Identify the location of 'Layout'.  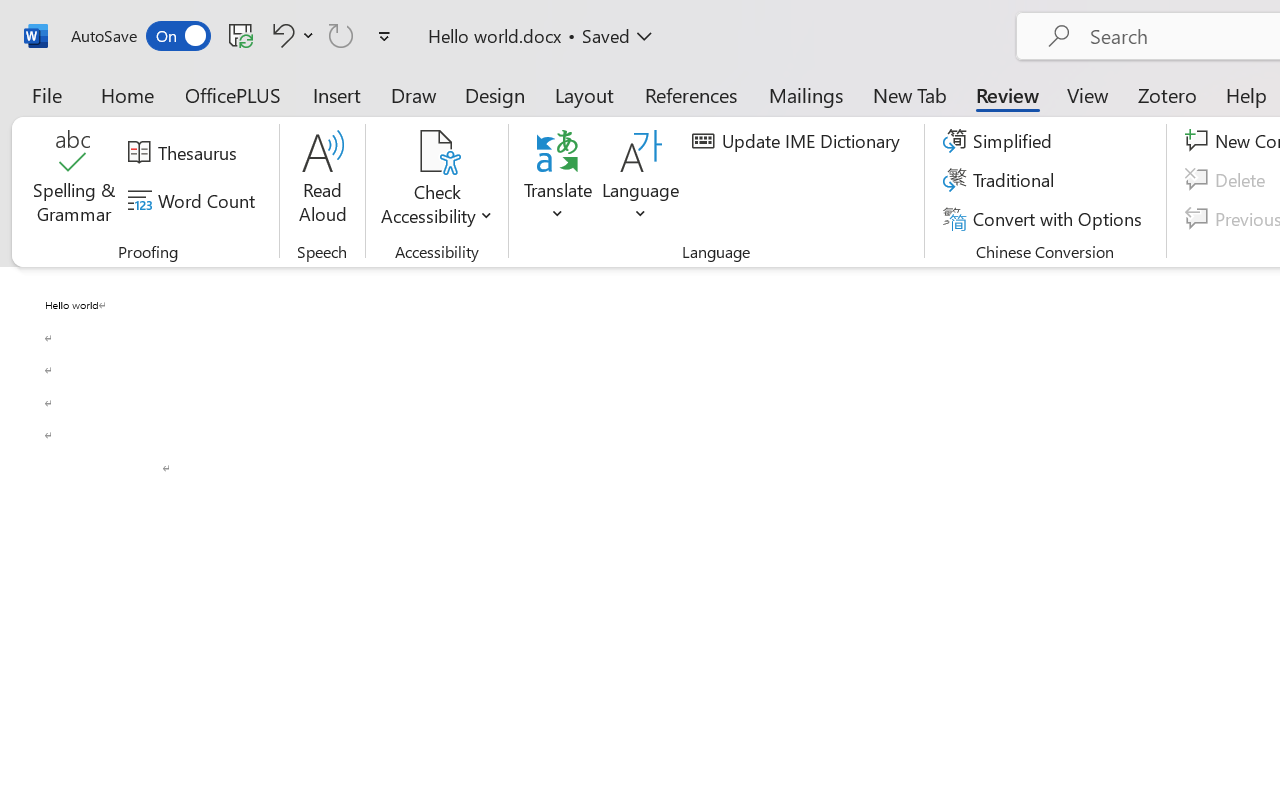
(583, 94).